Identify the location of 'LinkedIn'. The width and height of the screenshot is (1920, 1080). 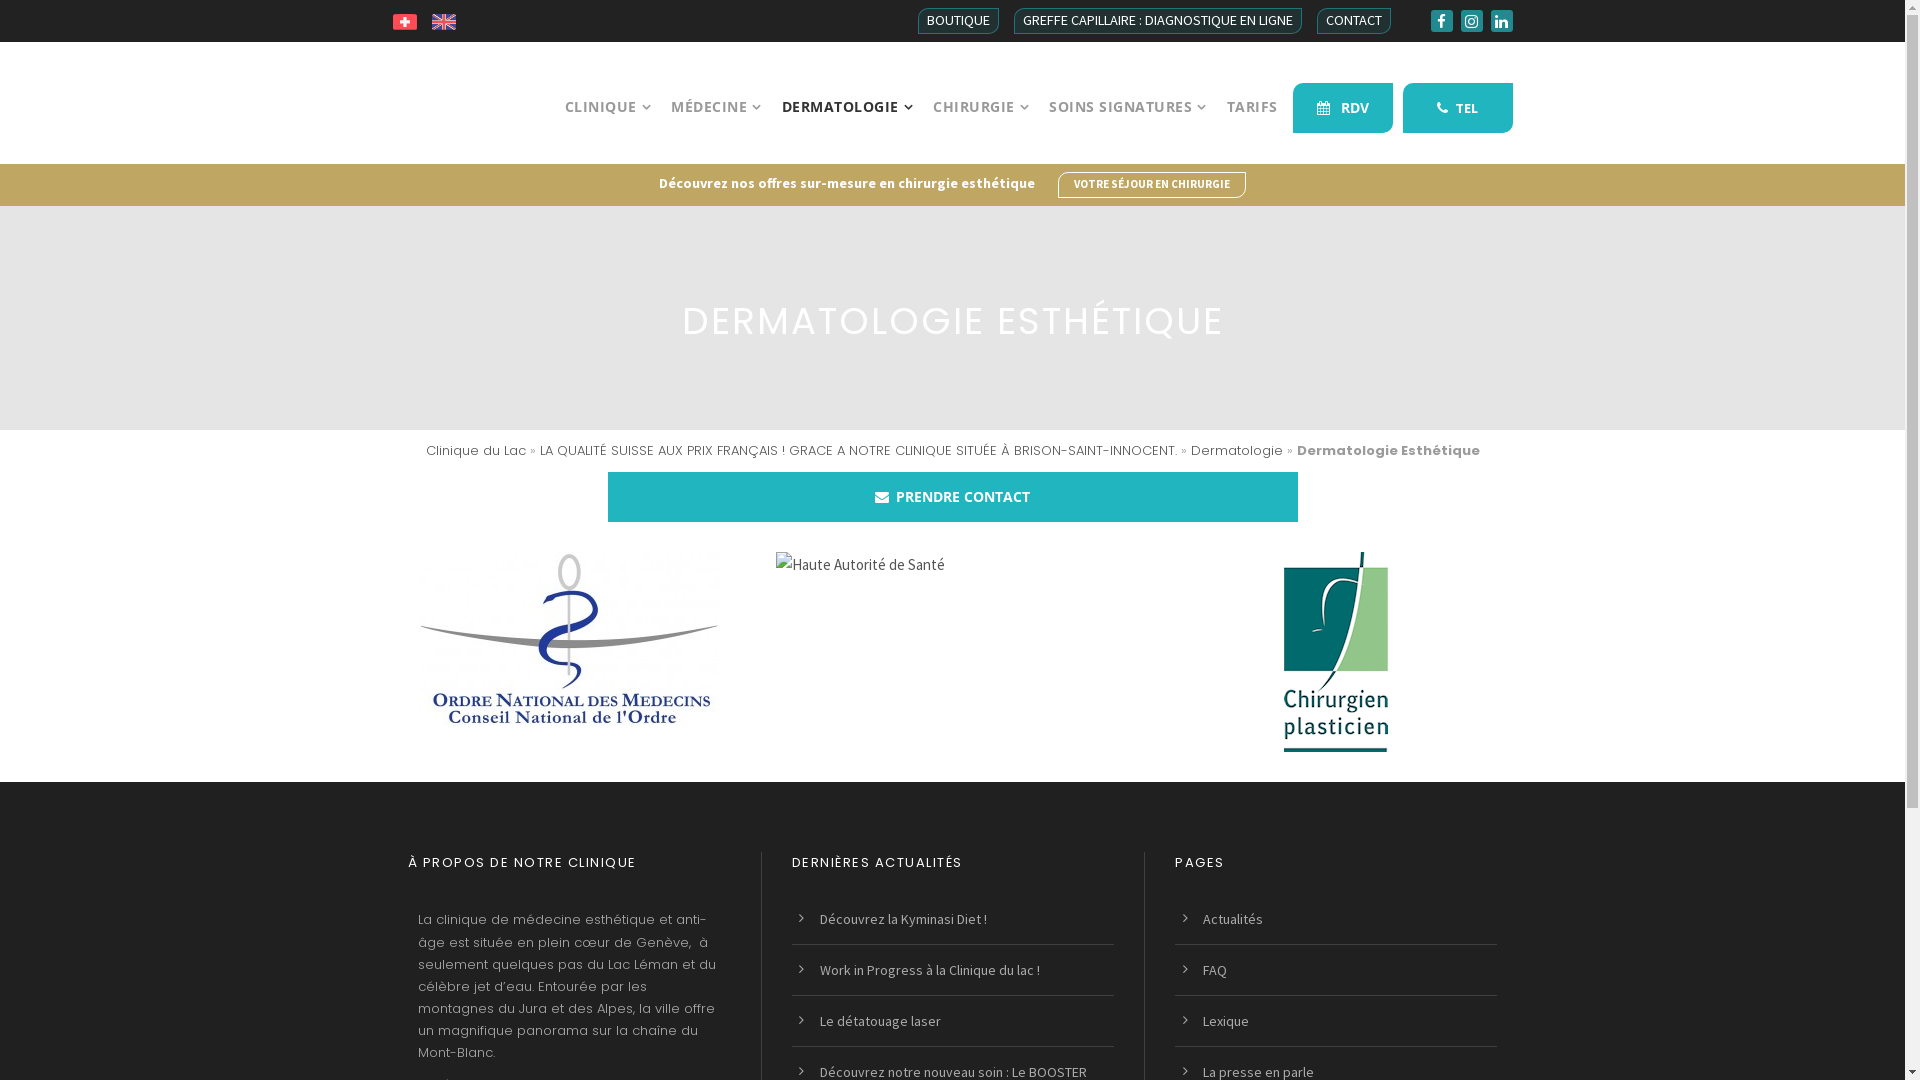
(1501, 20).